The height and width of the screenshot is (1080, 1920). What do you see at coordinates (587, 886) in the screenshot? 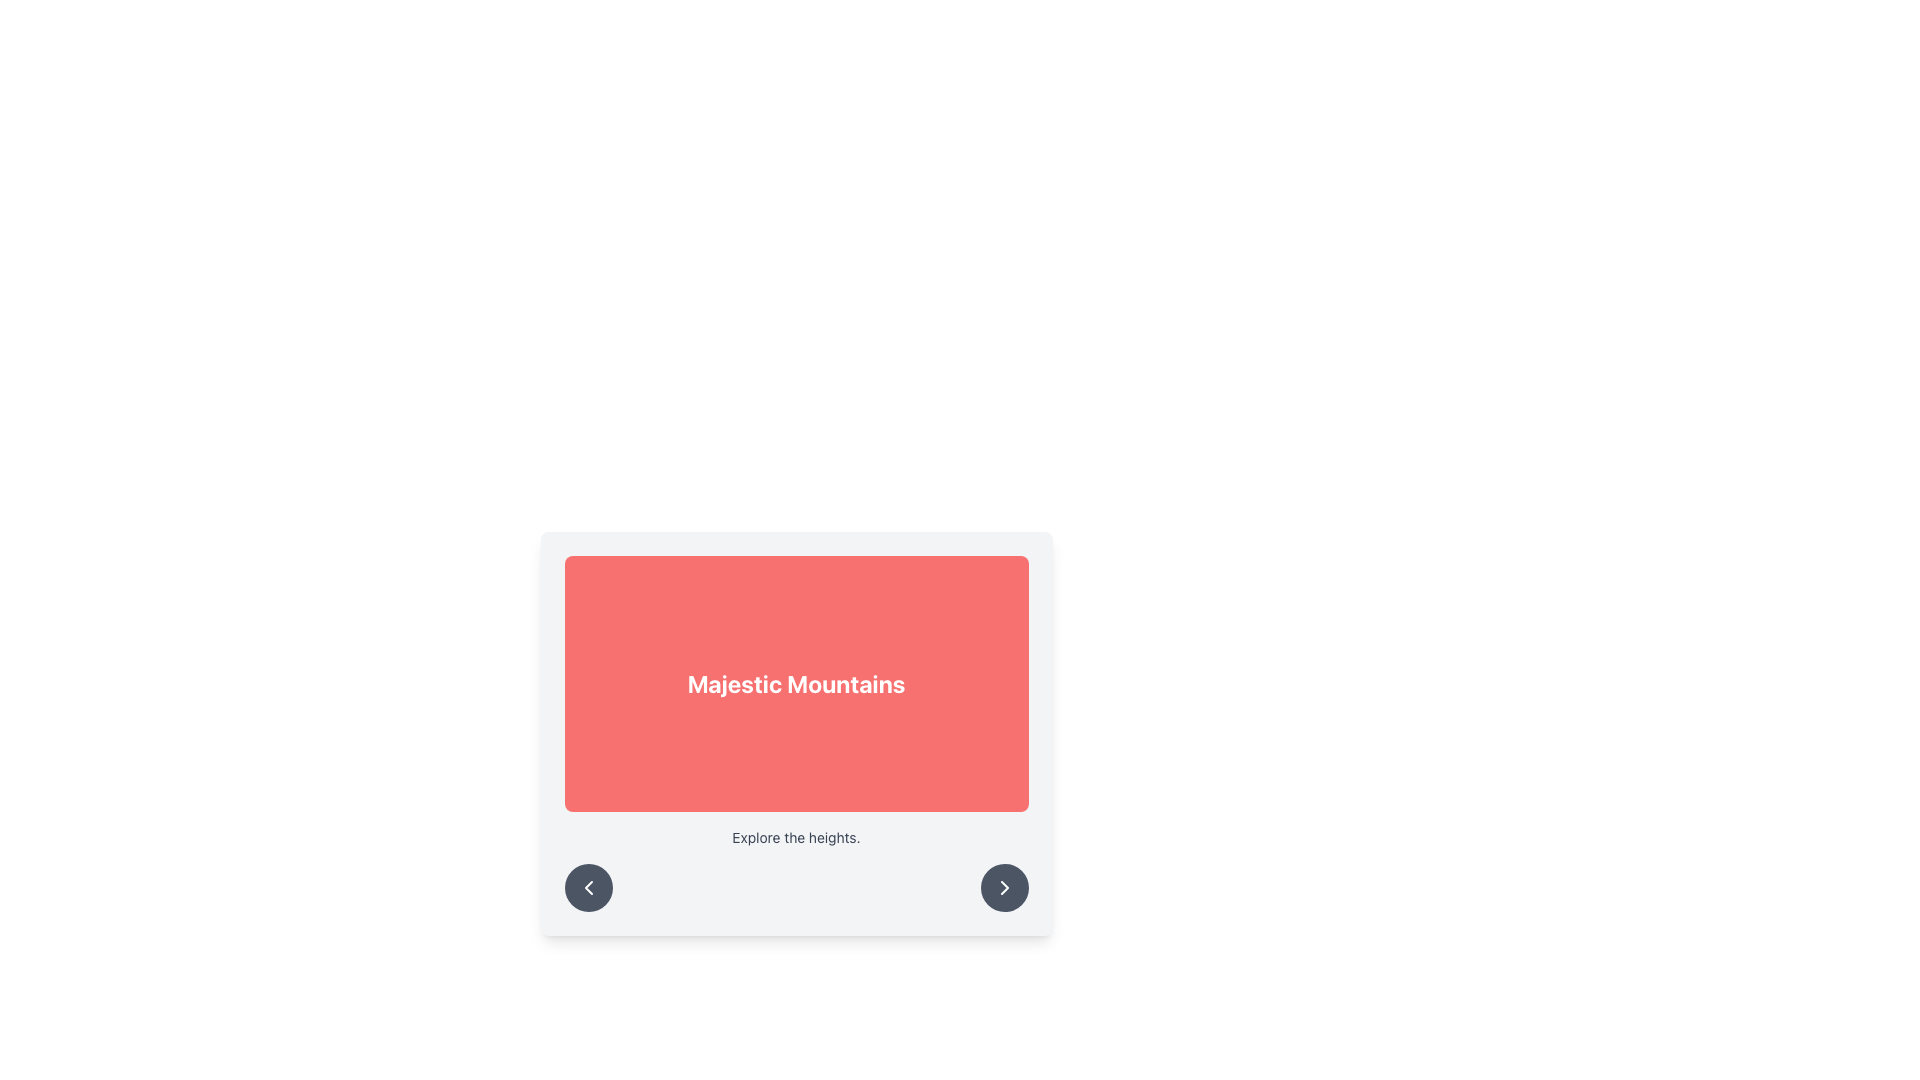
I see `the circular button containing the left-pointing chevron icon located at the bottom-left corner of the card interface adjacent to the 'Majestic Mountains' text` at bounding box center [587, 886].